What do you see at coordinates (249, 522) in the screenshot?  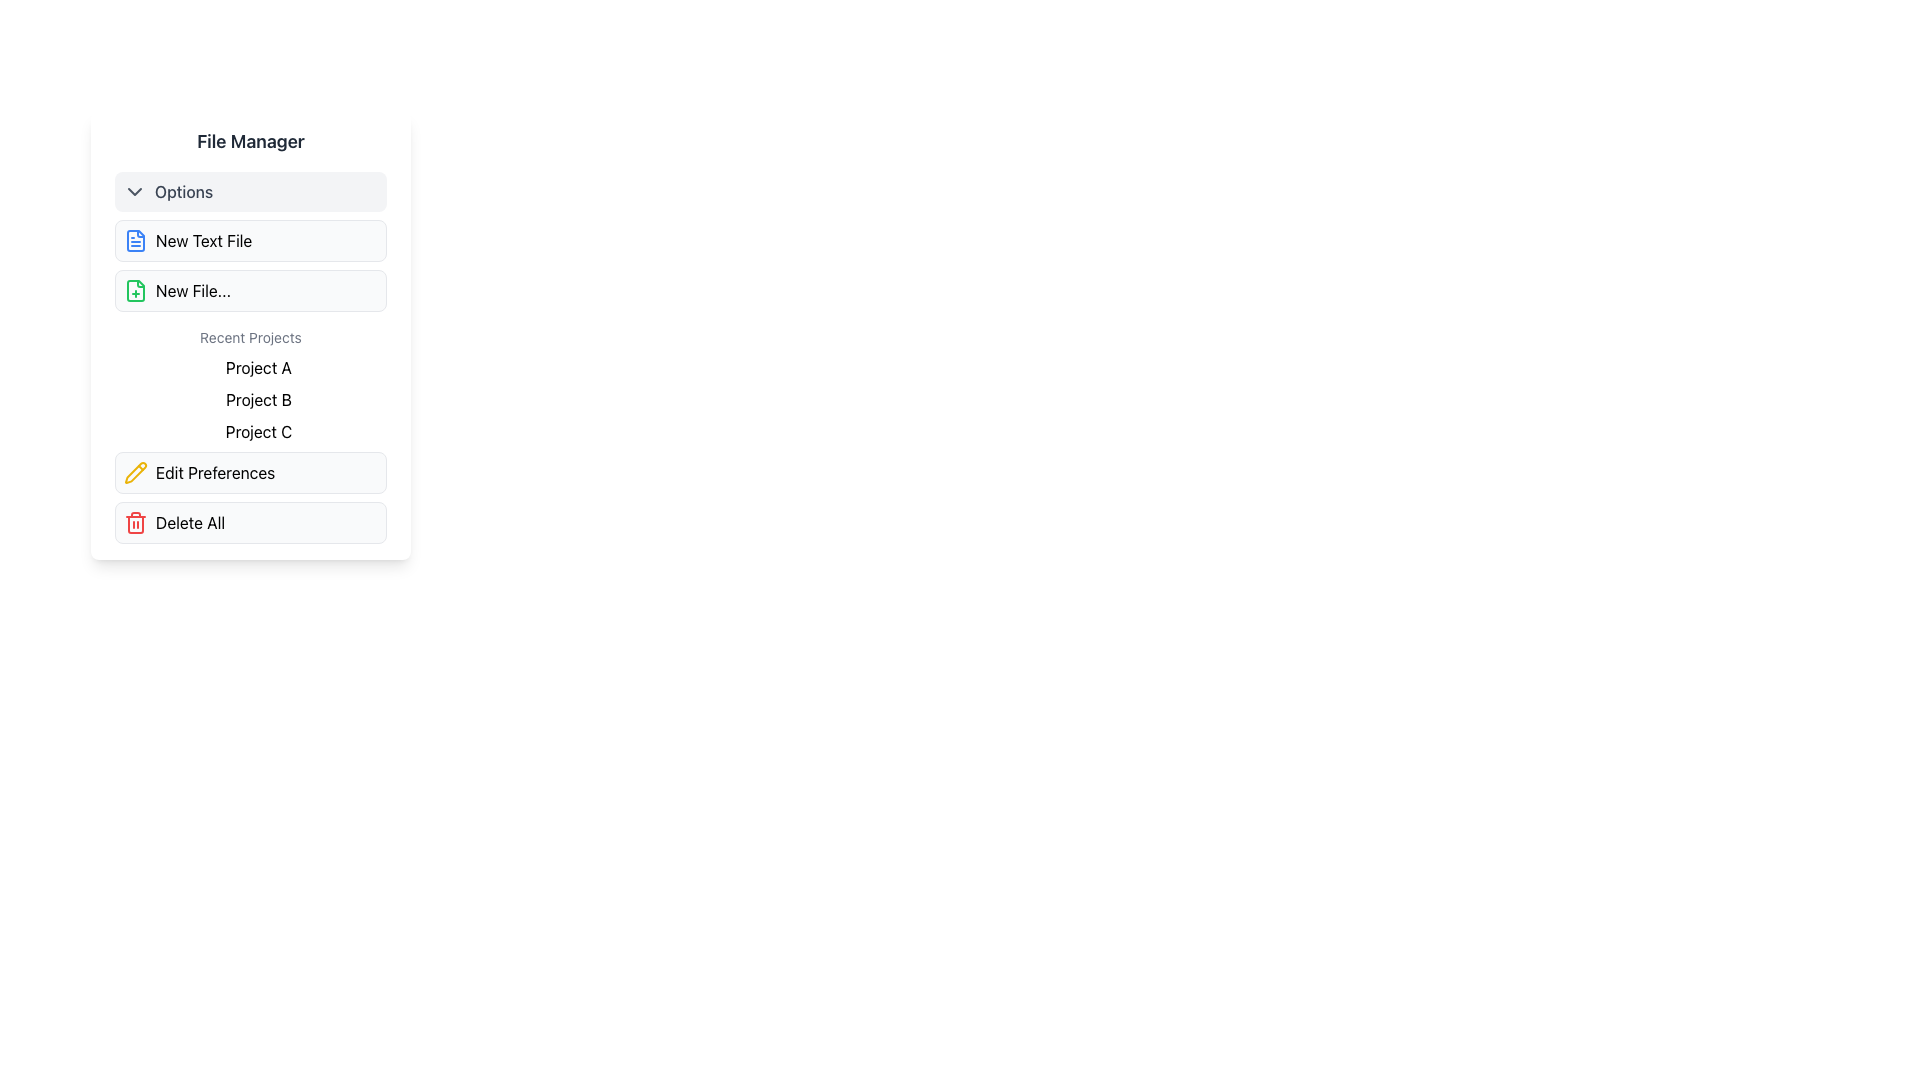 I see `the delete button located at the bottom of the vertical list` at bounding box center [249, 522].